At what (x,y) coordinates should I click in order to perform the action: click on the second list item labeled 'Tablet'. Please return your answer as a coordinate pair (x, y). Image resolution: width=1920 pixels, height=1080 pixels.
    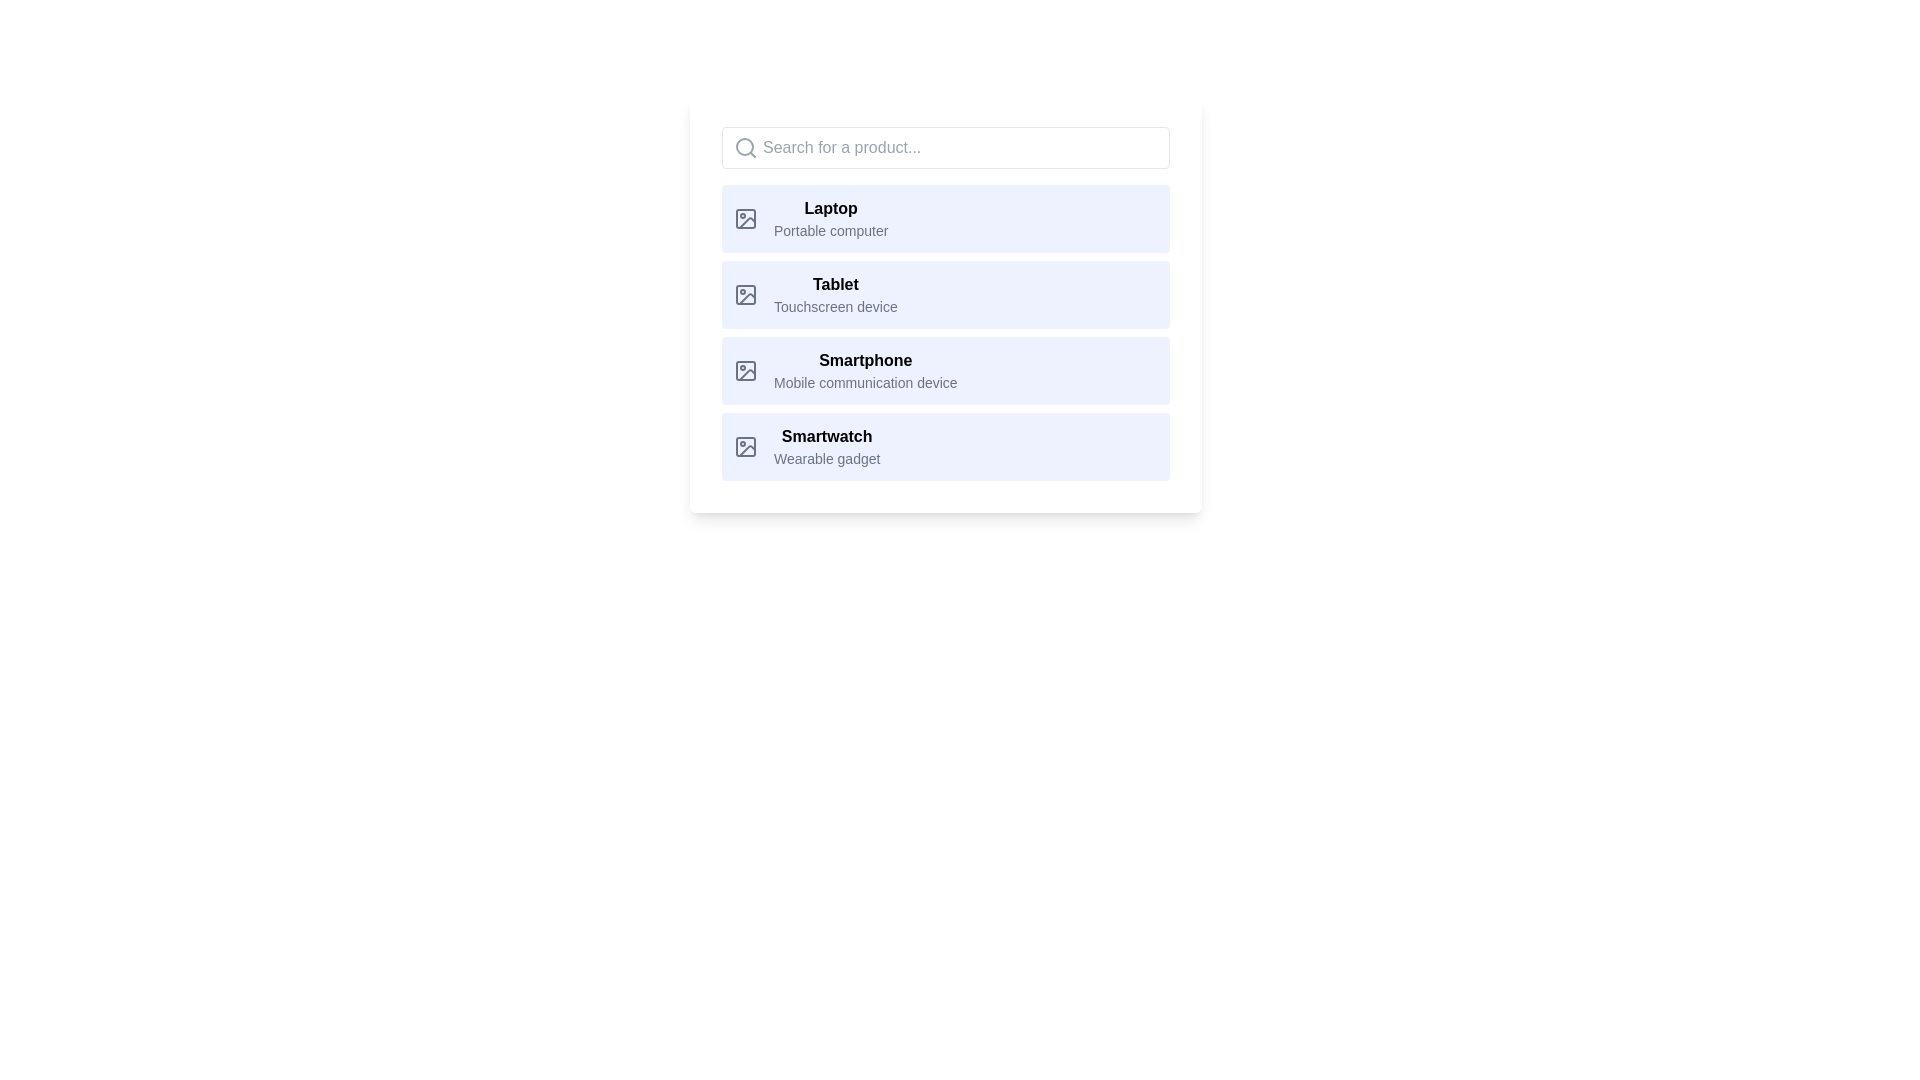
    Looking at the image, I should click on (944, 304).